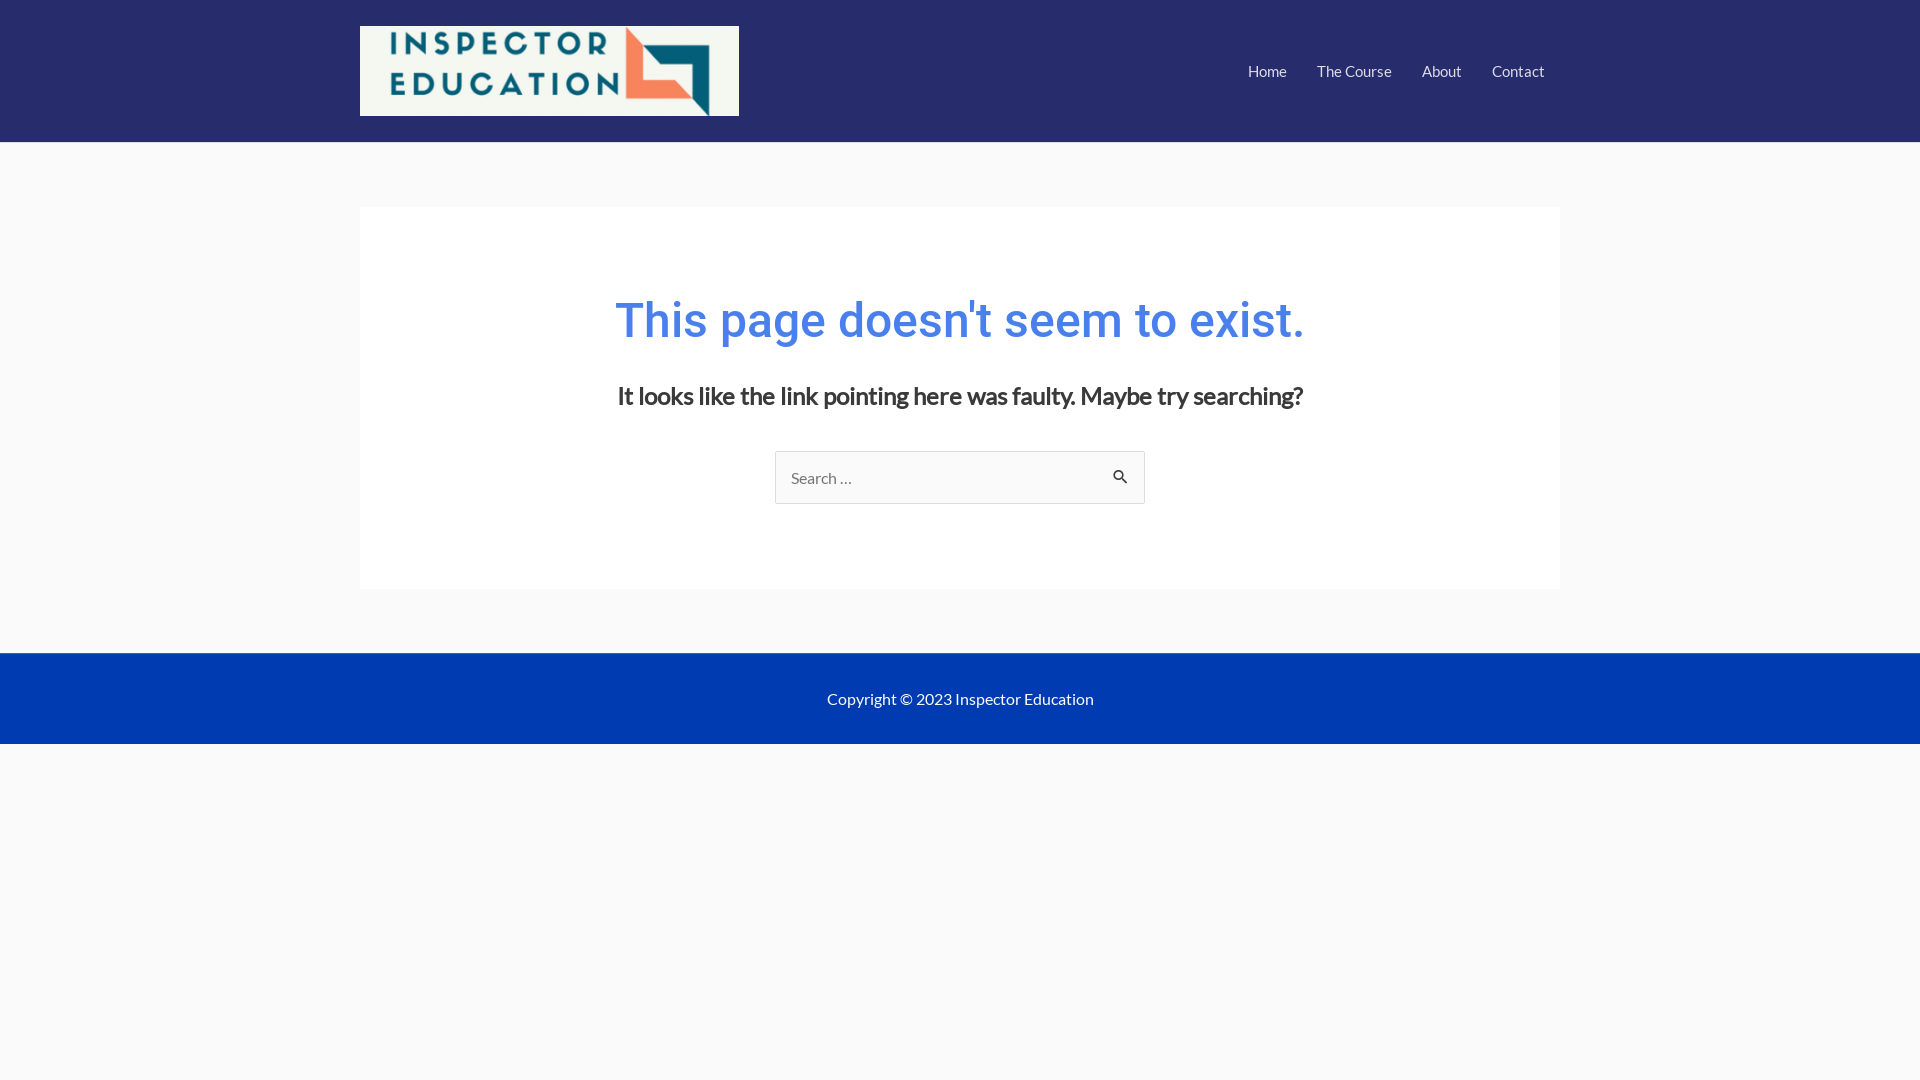 Image resolution: width=1920 pixels, height=1080 pixels. I want to click on 'About', so click(1441, 69).